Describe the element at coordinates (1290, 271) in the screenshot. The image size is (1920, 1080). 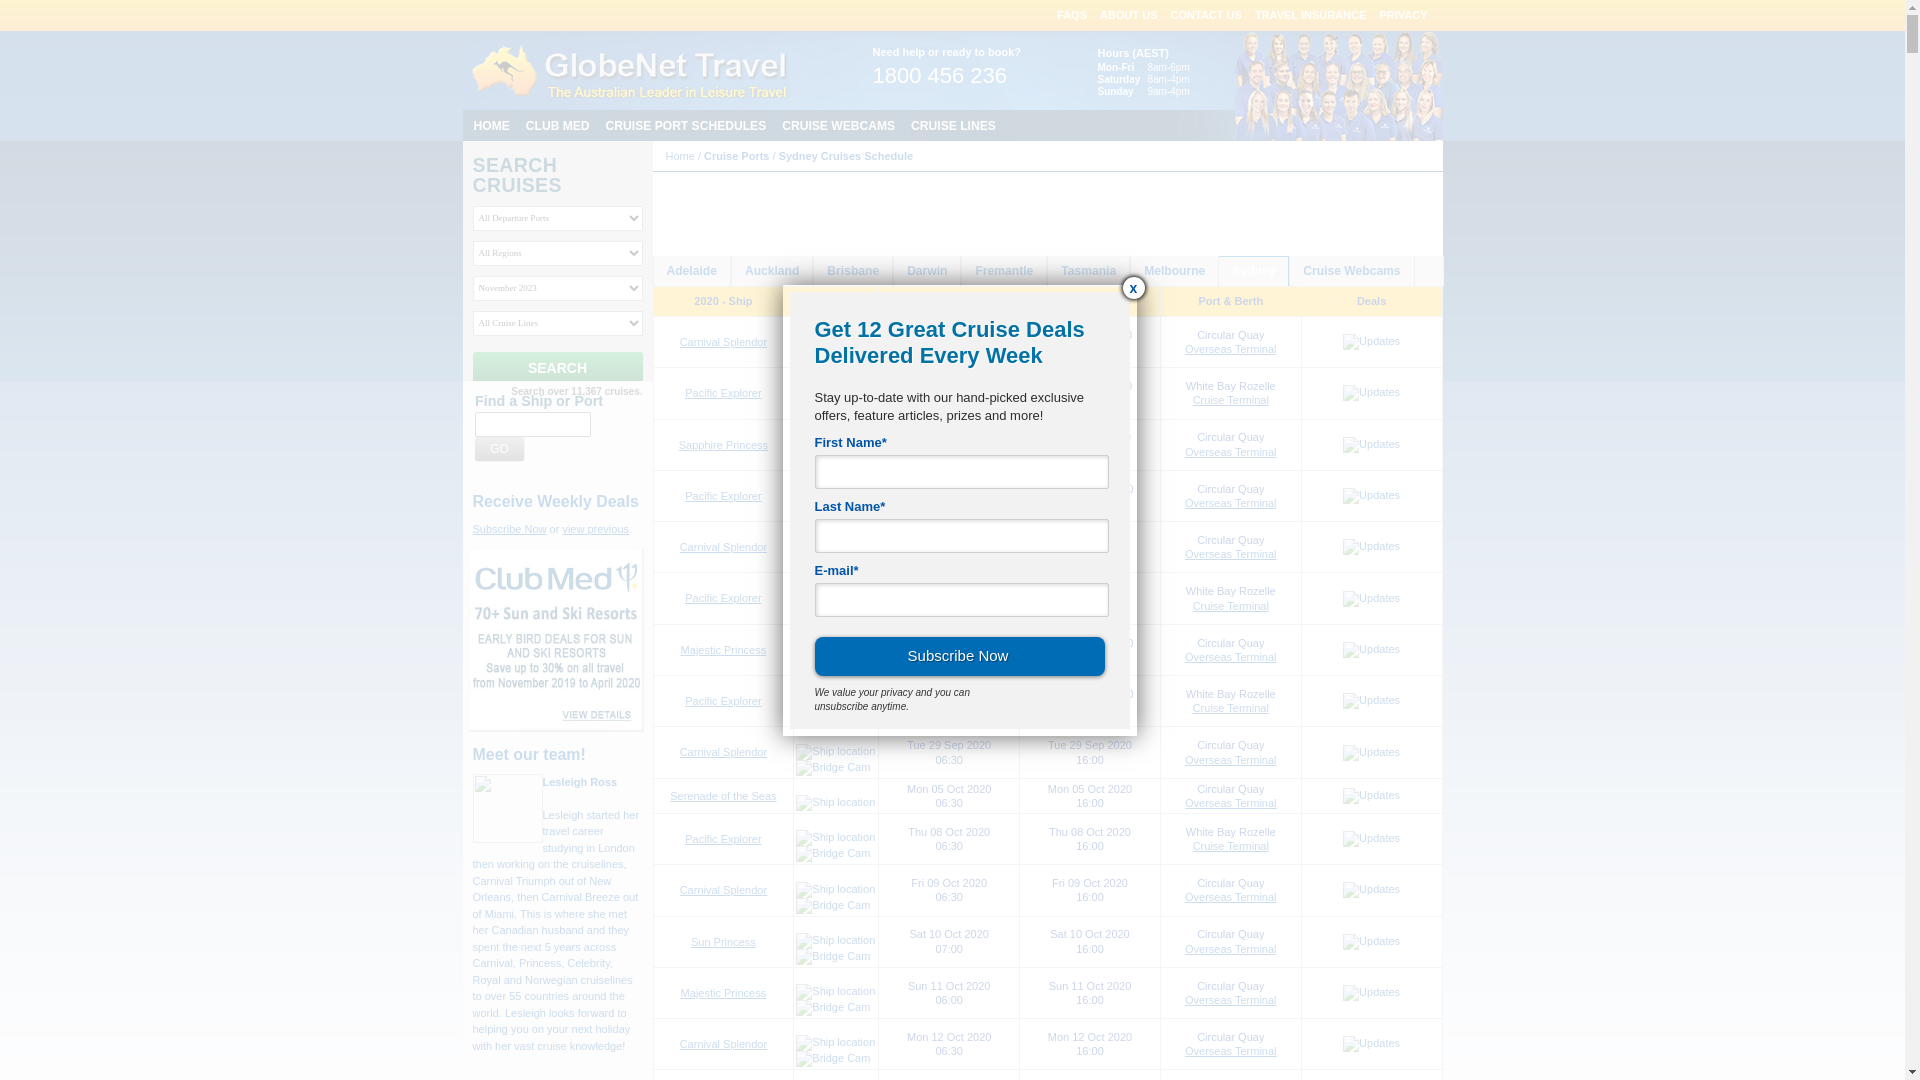
I see `'Cruise Webcams'` at that location.